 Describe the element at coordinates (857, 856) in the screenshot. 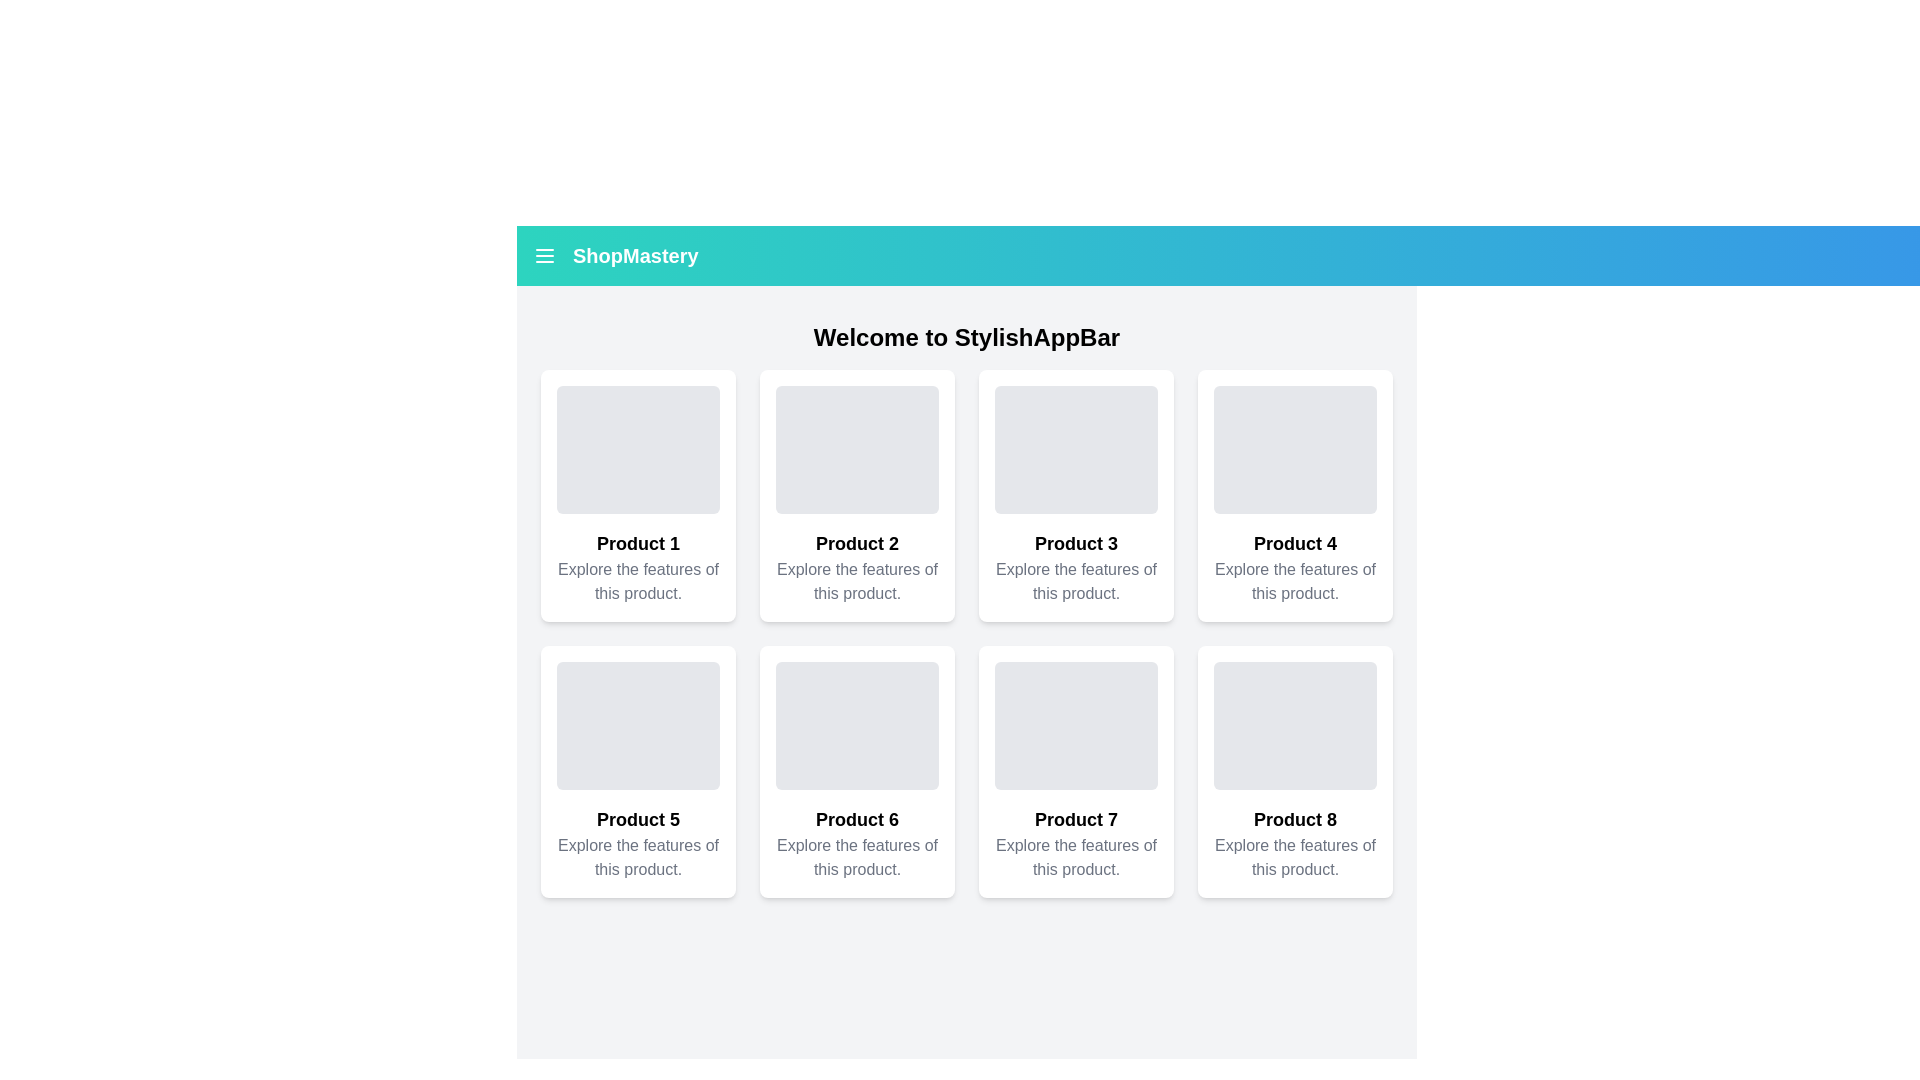

I see `gray-colored text labeled 'Explore the features of this product.' located at the bottom center of the card under 'Product 6'` at that location.